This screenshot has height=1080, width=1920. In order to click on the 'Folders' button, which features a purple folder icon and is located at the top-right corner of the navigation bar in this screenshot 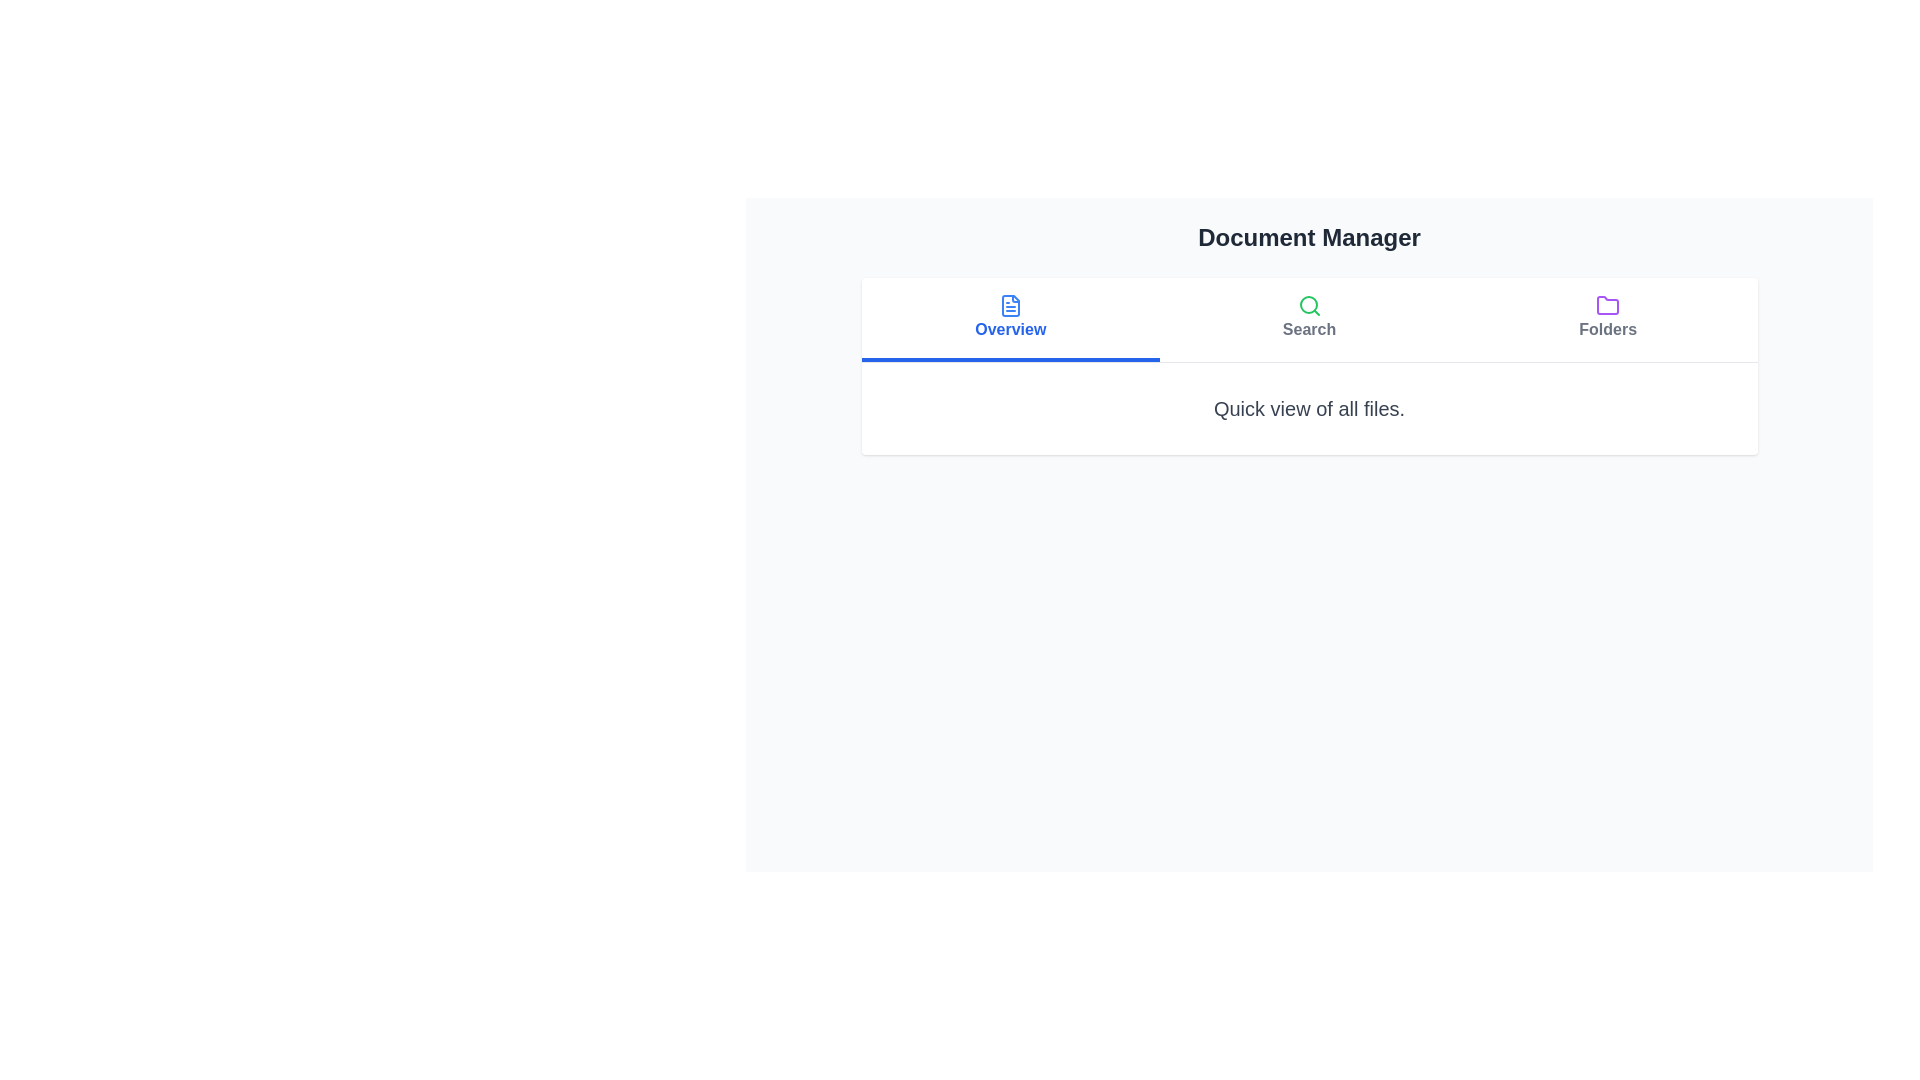, I will do `click(1608, 316)`.